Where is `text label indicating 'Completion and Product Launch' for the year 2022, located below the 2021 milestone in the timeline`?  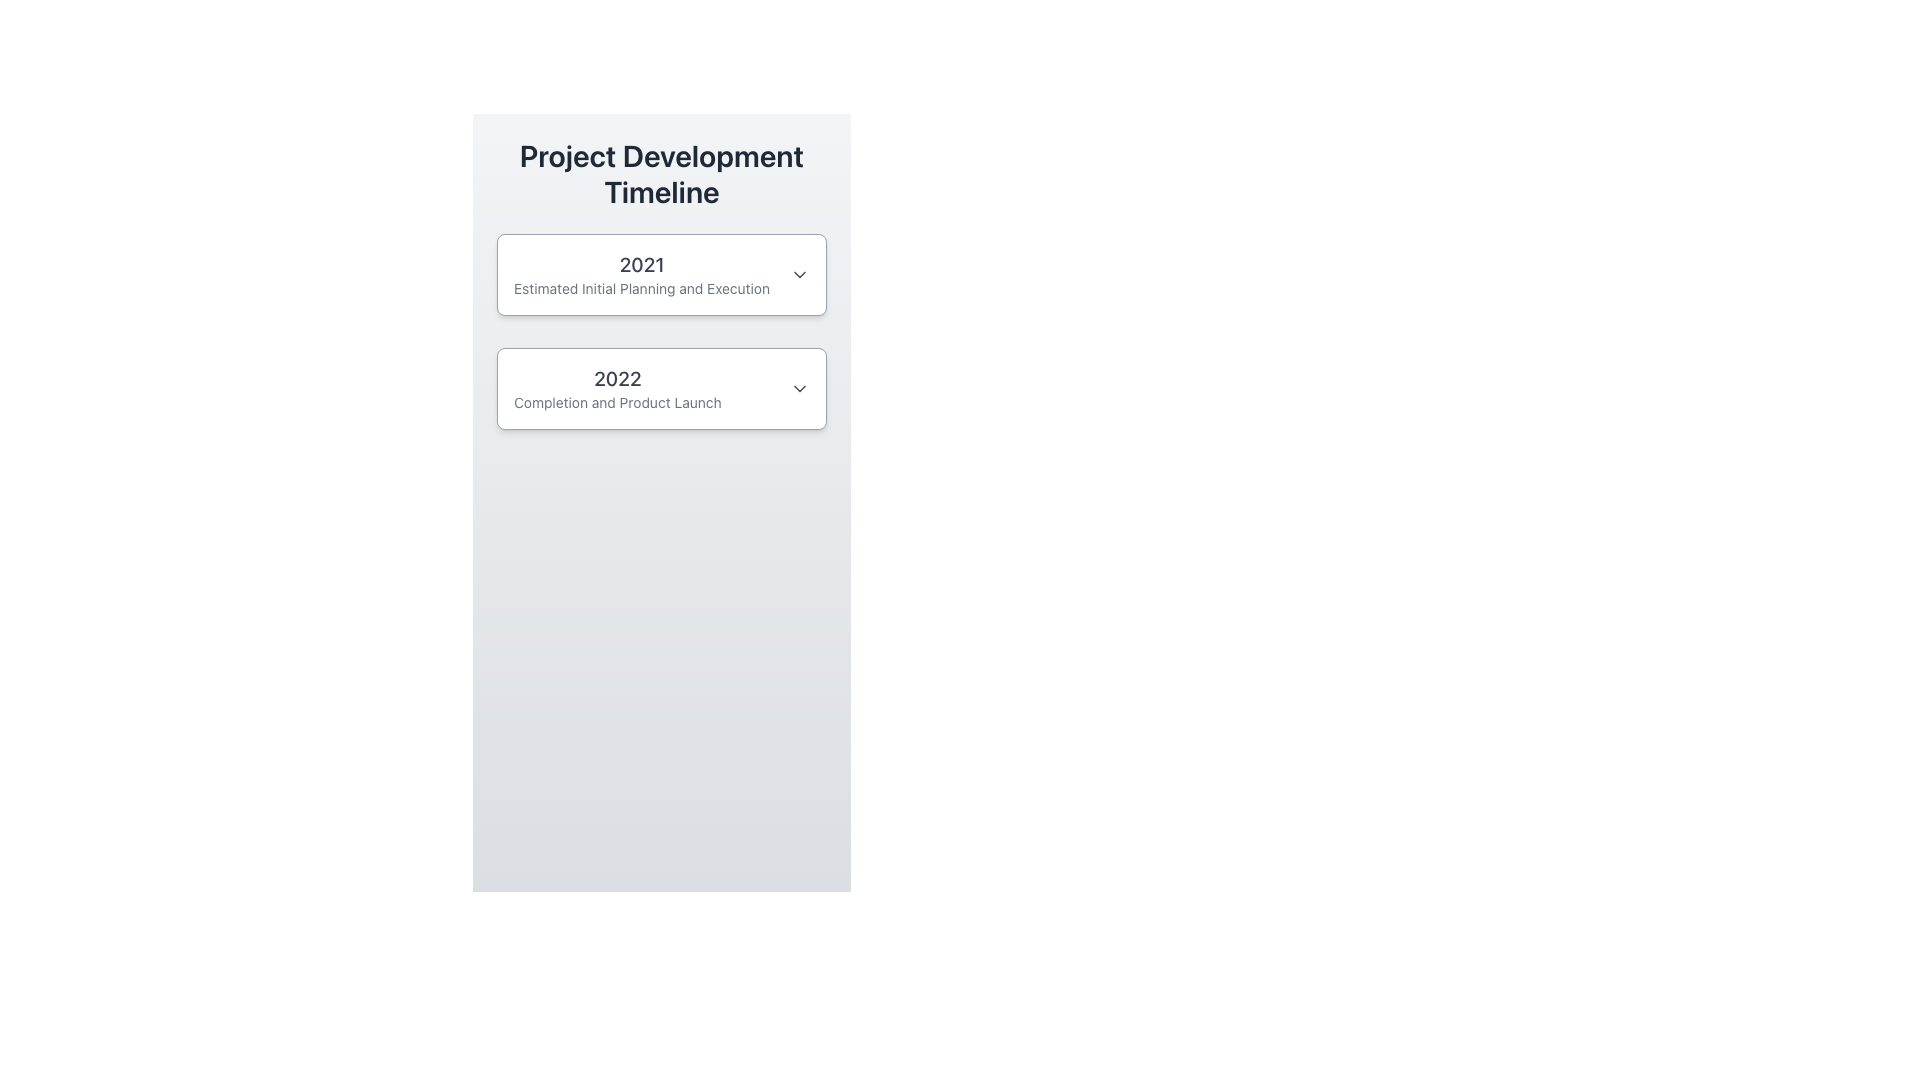 text label indicating 'Completion and Product Launch' for the year 2022, located below the 2021 milestone in the timeline is located at coordinates (616, 389).